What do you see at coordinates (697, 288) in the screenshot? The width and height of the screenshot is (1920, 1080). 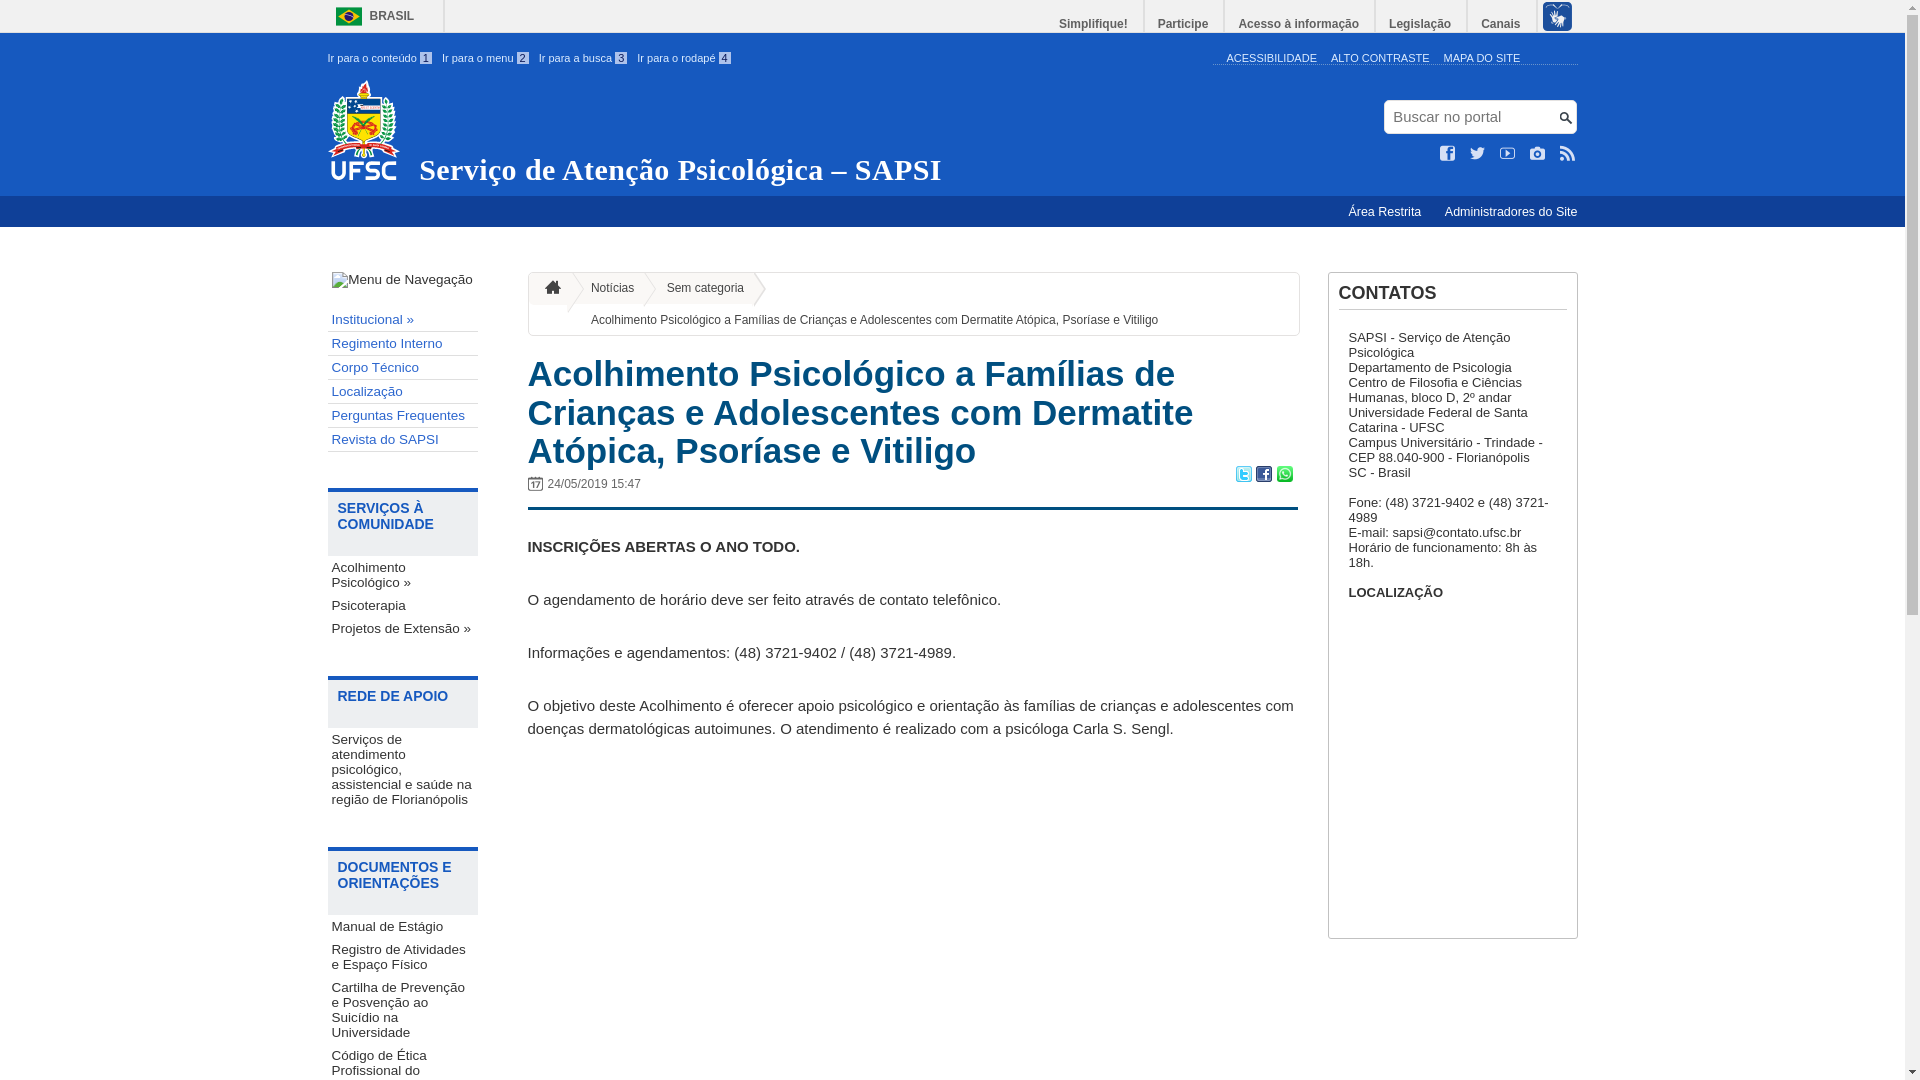 I see `'Sem categoria'` at bounding box center [697, 288].